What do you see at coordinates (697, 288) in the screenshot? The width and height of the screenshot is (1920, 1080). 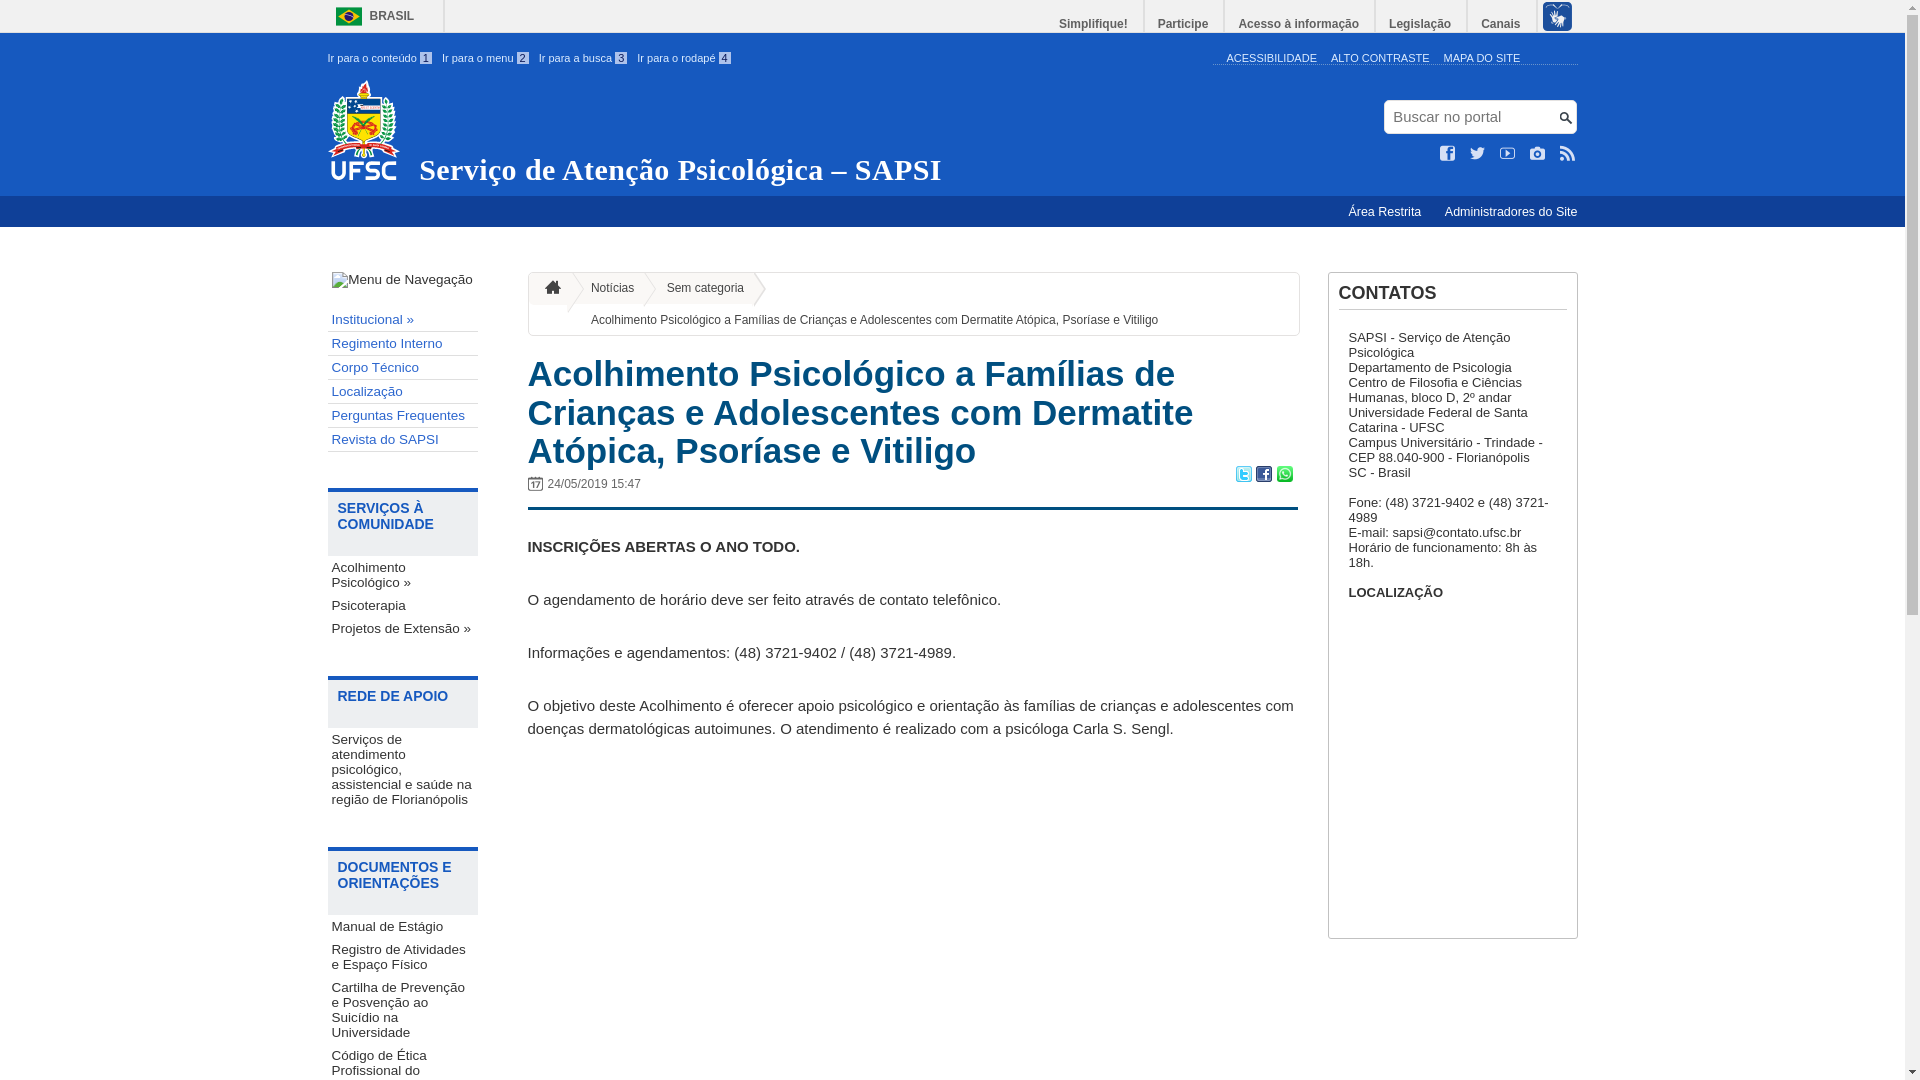 I see `'Sem categoria'` at bounding box center [697, 288].